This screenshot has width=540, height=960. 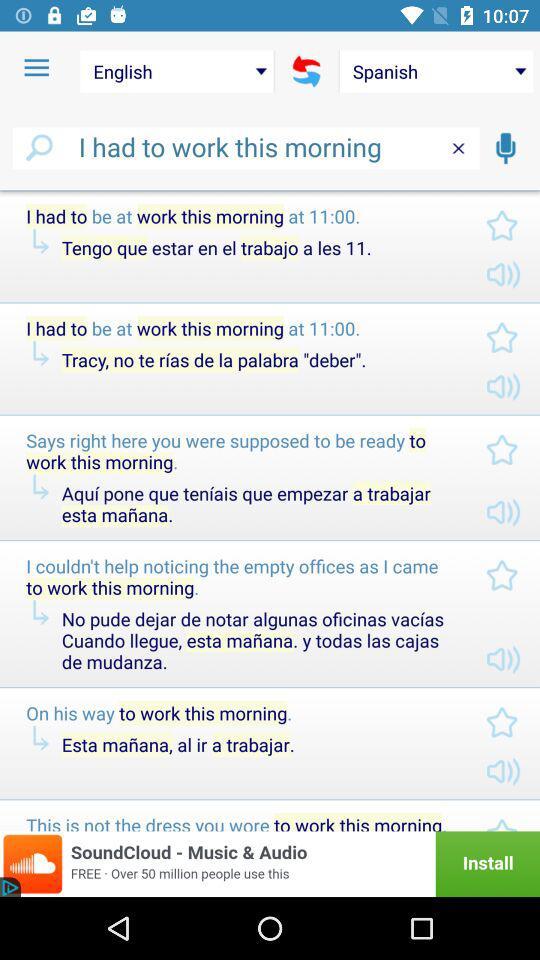 What do you see at coordinates (270, 863) in the screenshot?
I see `soundcloud add install` at bounding box center [270, 863].